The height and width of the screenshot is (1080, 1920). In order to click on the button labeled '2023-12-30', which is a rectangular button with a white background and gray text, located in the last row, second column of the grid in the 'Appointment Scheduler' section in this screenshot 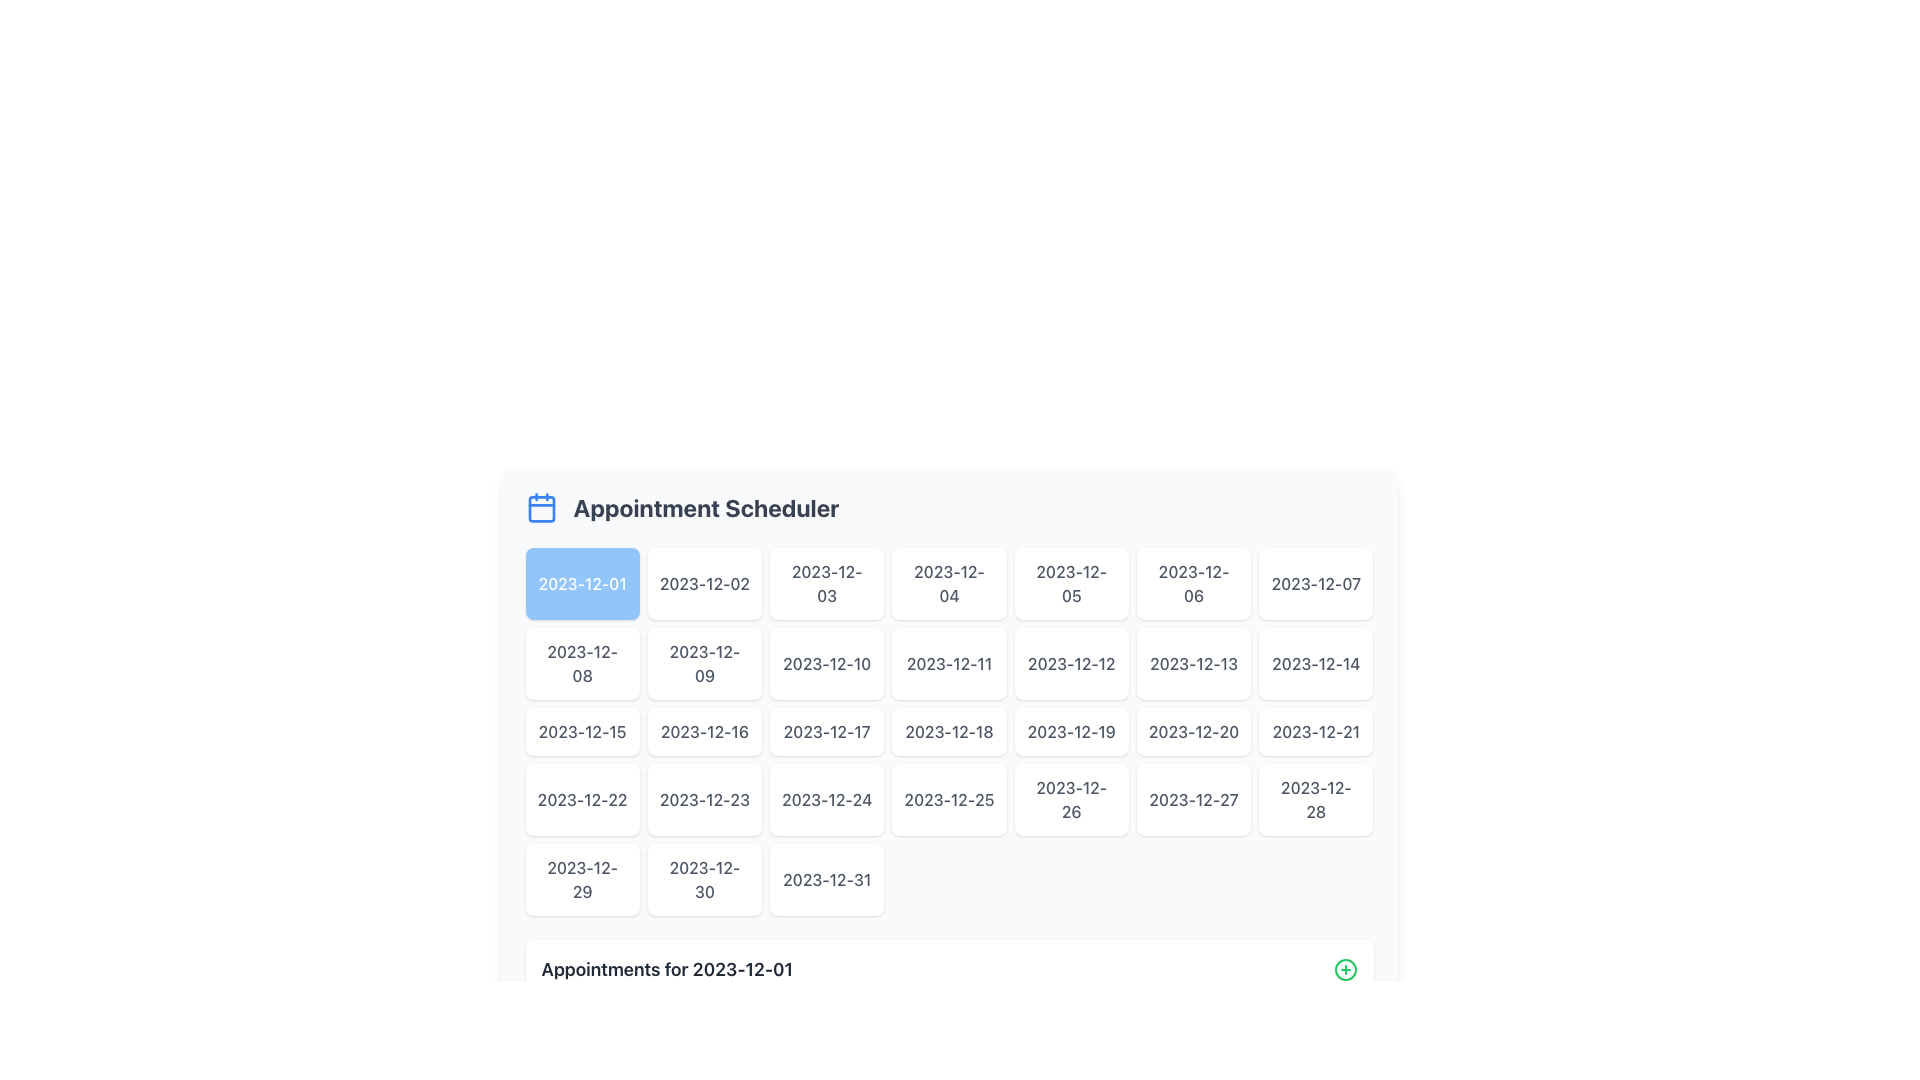, I will do `click(704, 878)`.